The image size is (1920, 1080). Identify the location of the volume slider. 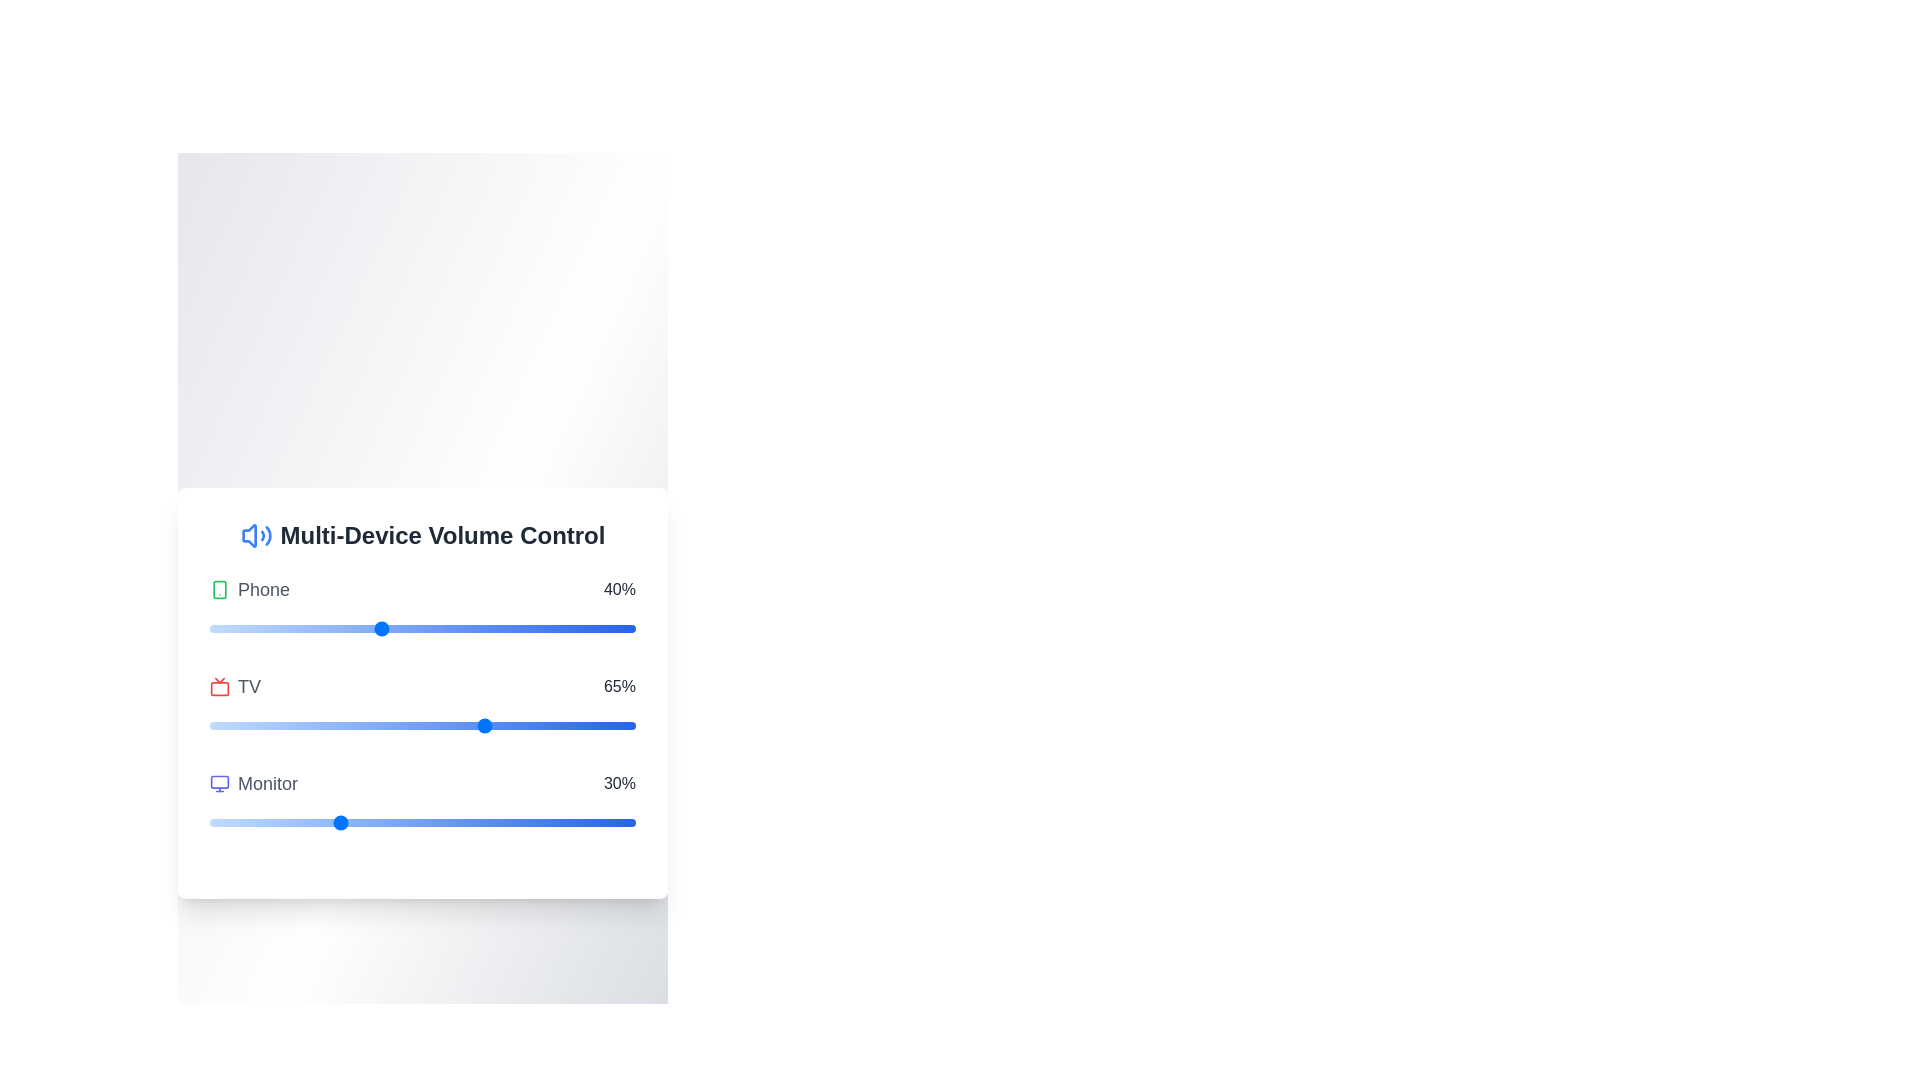
(571, 627).